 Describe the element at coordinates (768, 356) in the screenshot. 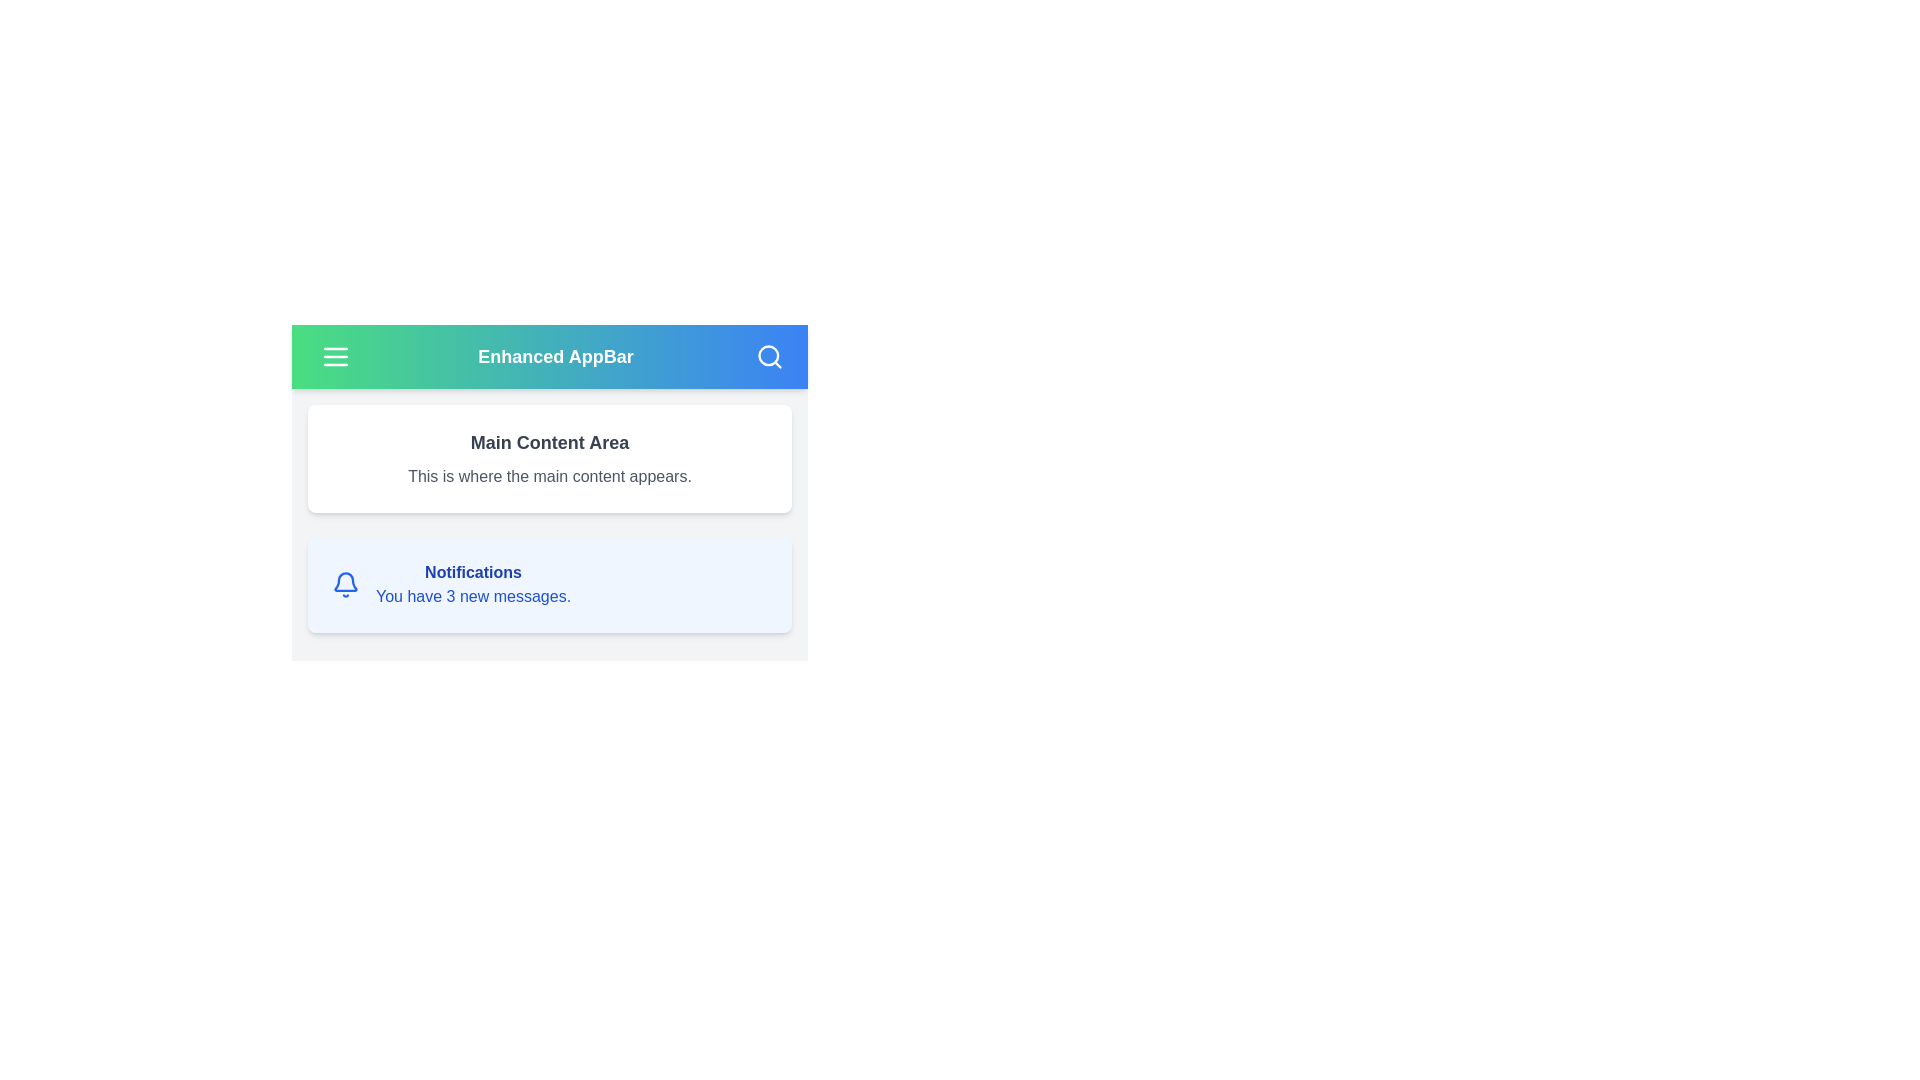

I see `the search icon in the top-right corner of the app bar` at that location.